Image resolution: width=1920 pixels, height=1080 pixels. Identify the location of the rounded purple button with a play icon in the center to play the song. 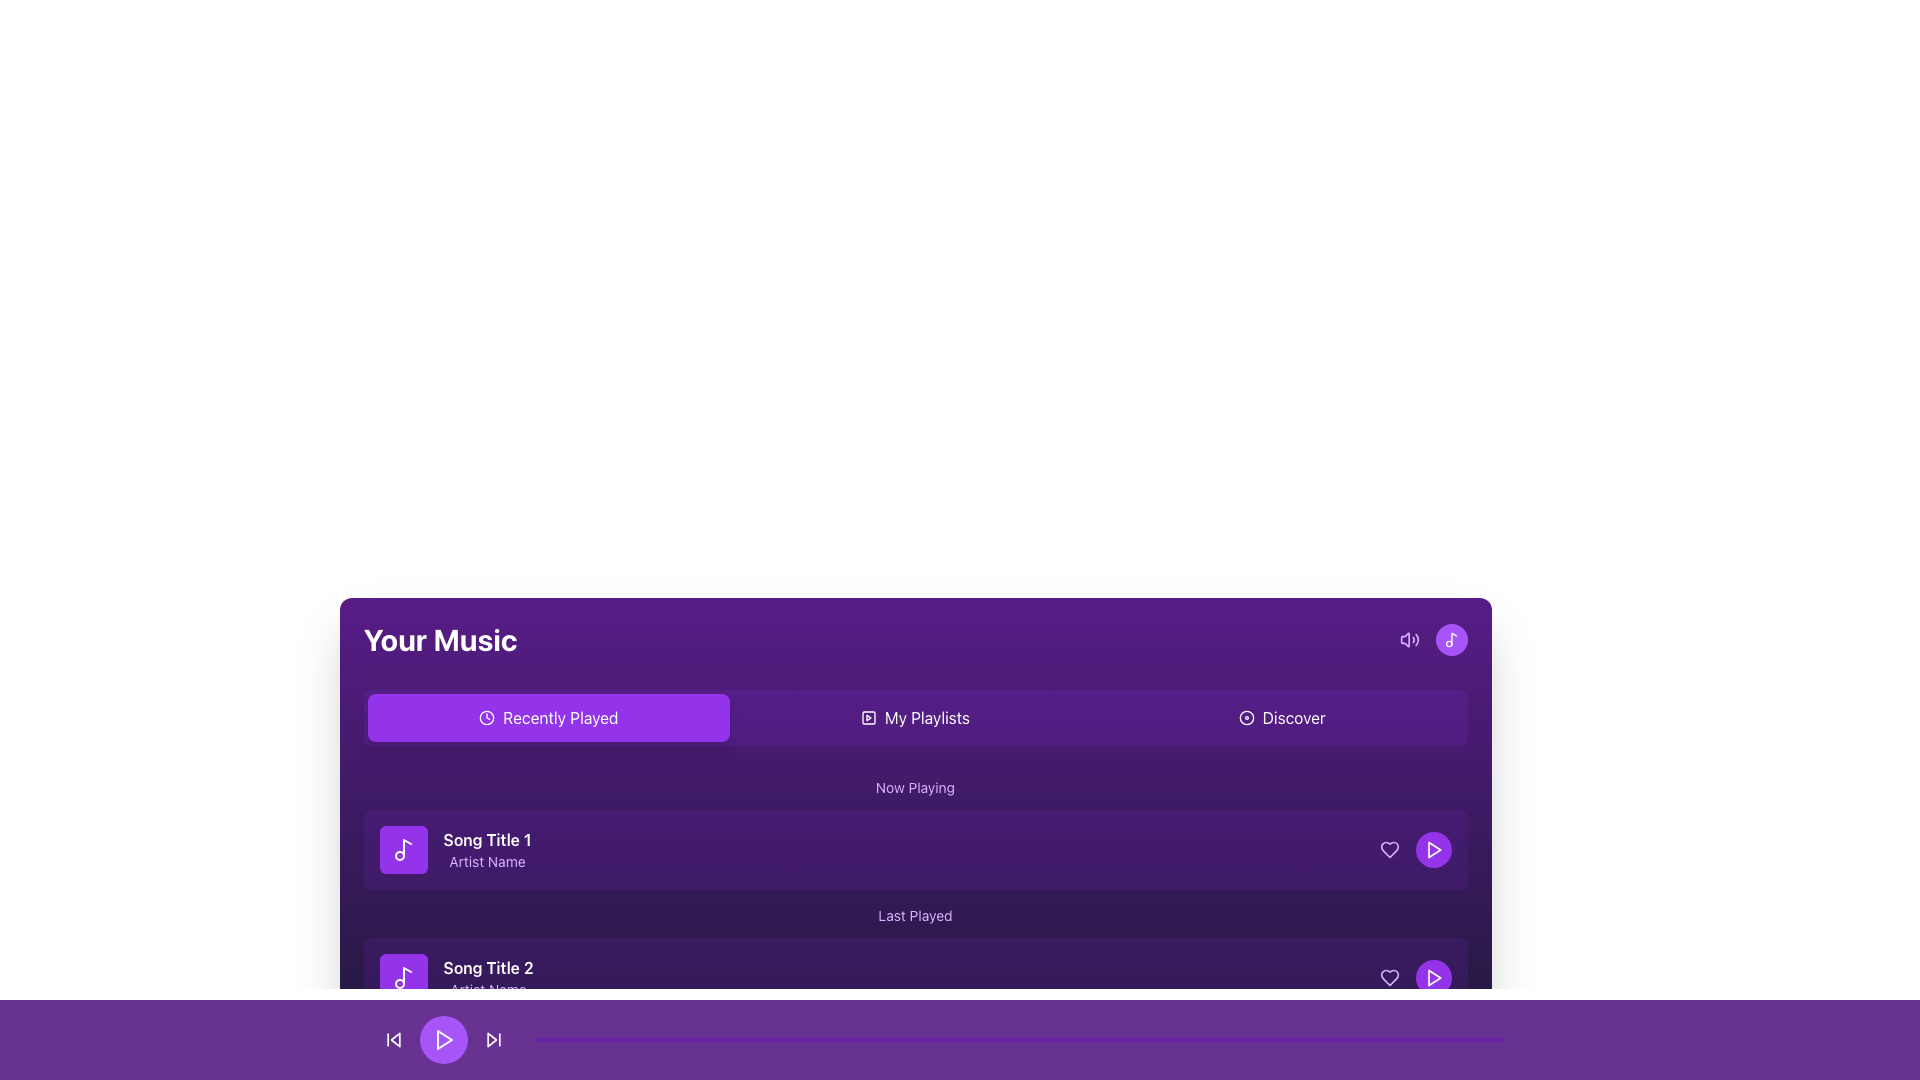
(1432, 977).